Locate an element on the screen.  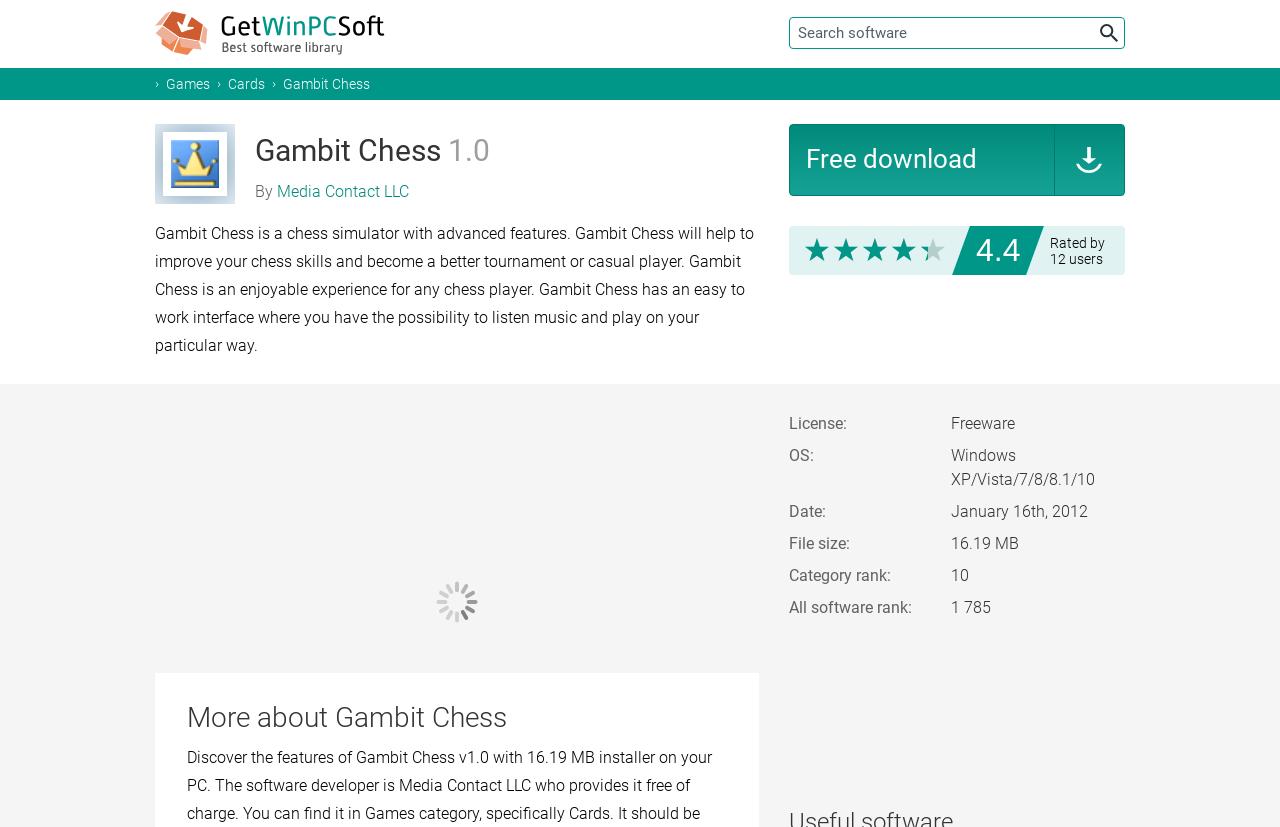
'Media Contact LLC' is located at coordinates (343, 191).